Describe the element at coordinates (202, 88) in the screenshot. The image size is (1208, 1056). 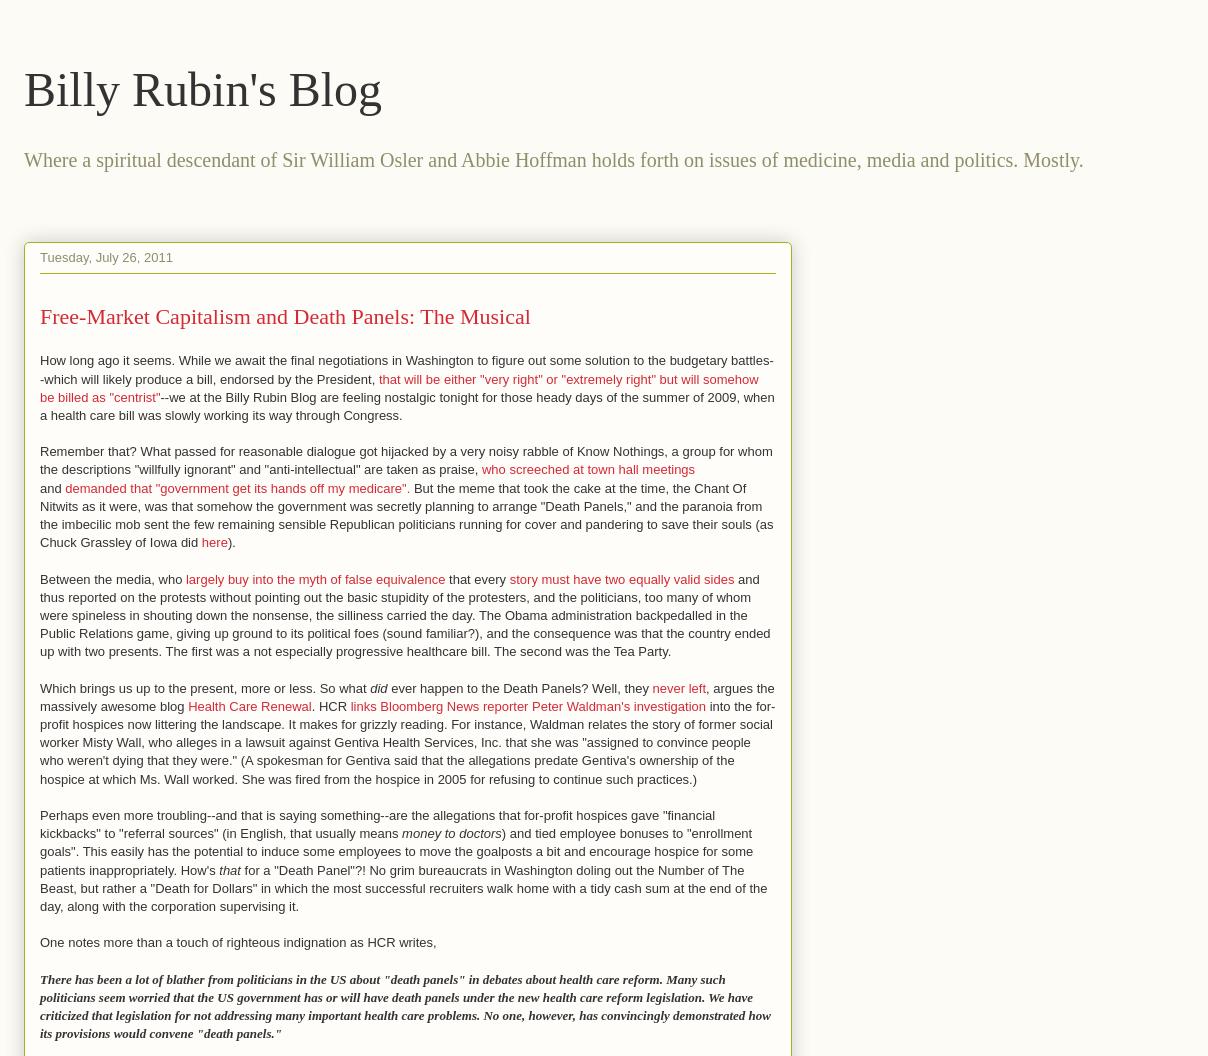
I see `'Billy Rubin's Blog'` at that location.